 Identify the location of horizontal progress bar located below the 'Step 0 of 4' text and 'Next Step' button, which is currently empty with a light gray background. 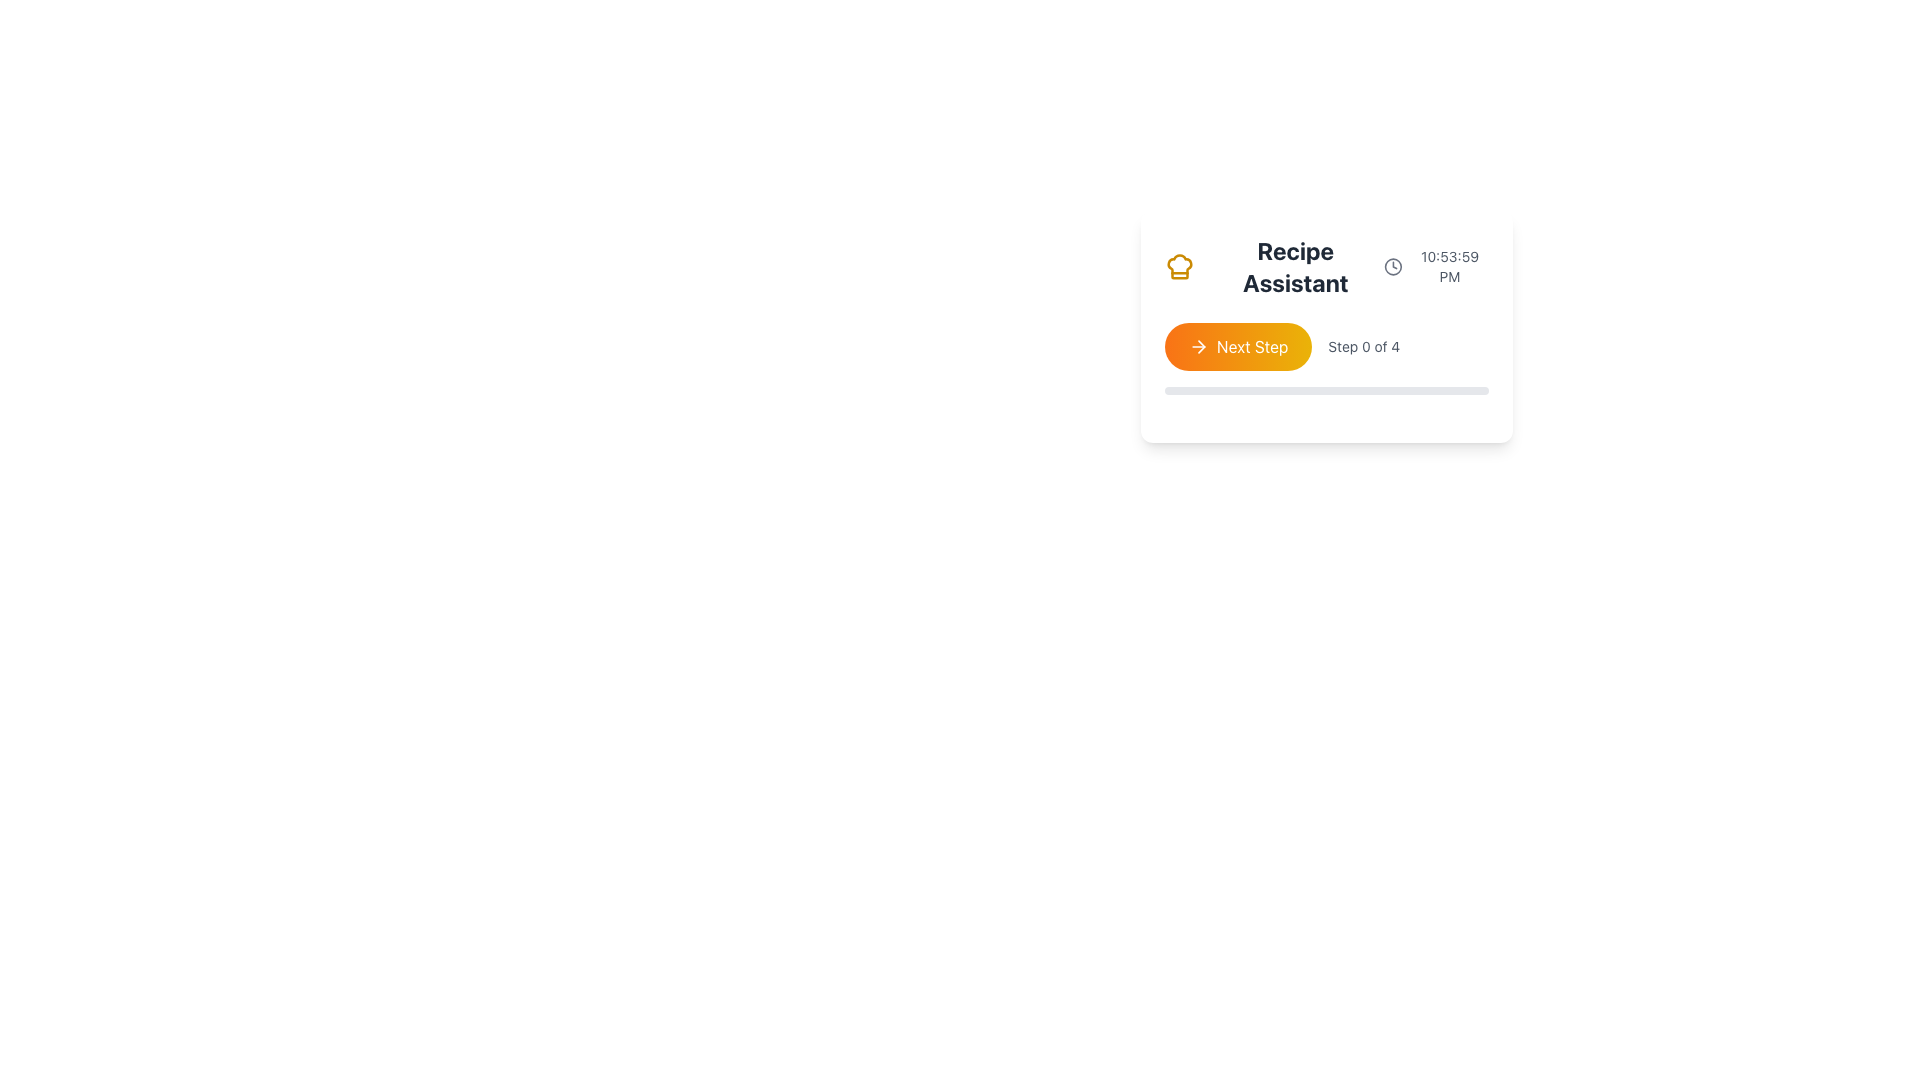
(1326, 390).